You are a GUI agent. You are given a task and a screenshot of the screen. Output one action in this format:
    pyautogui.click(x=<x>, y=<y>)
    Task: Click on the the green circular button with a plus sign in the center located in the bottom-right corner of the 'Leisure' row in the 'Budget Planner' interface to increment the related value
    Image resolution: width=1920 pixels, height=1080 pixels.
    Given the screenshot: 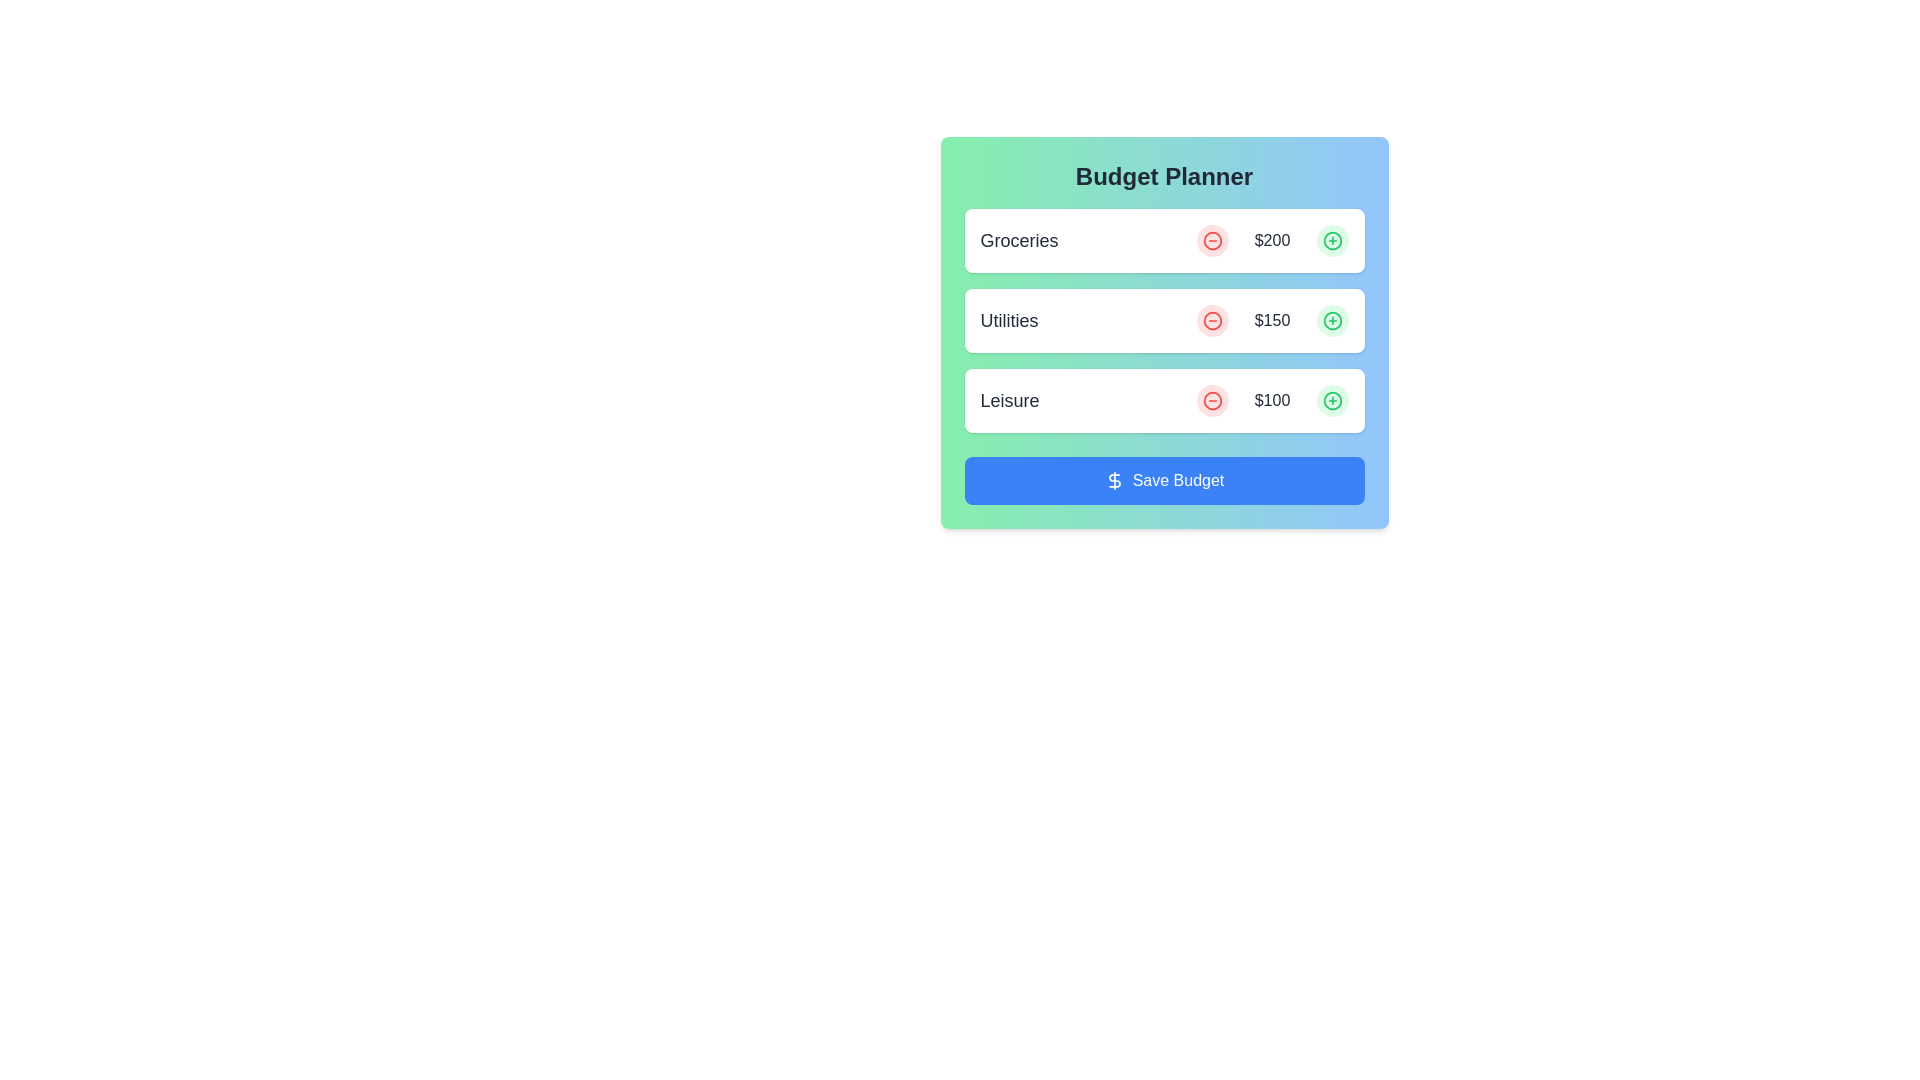 What is the action you would take?
    pyautogui.click(x=1332, y=401)
    